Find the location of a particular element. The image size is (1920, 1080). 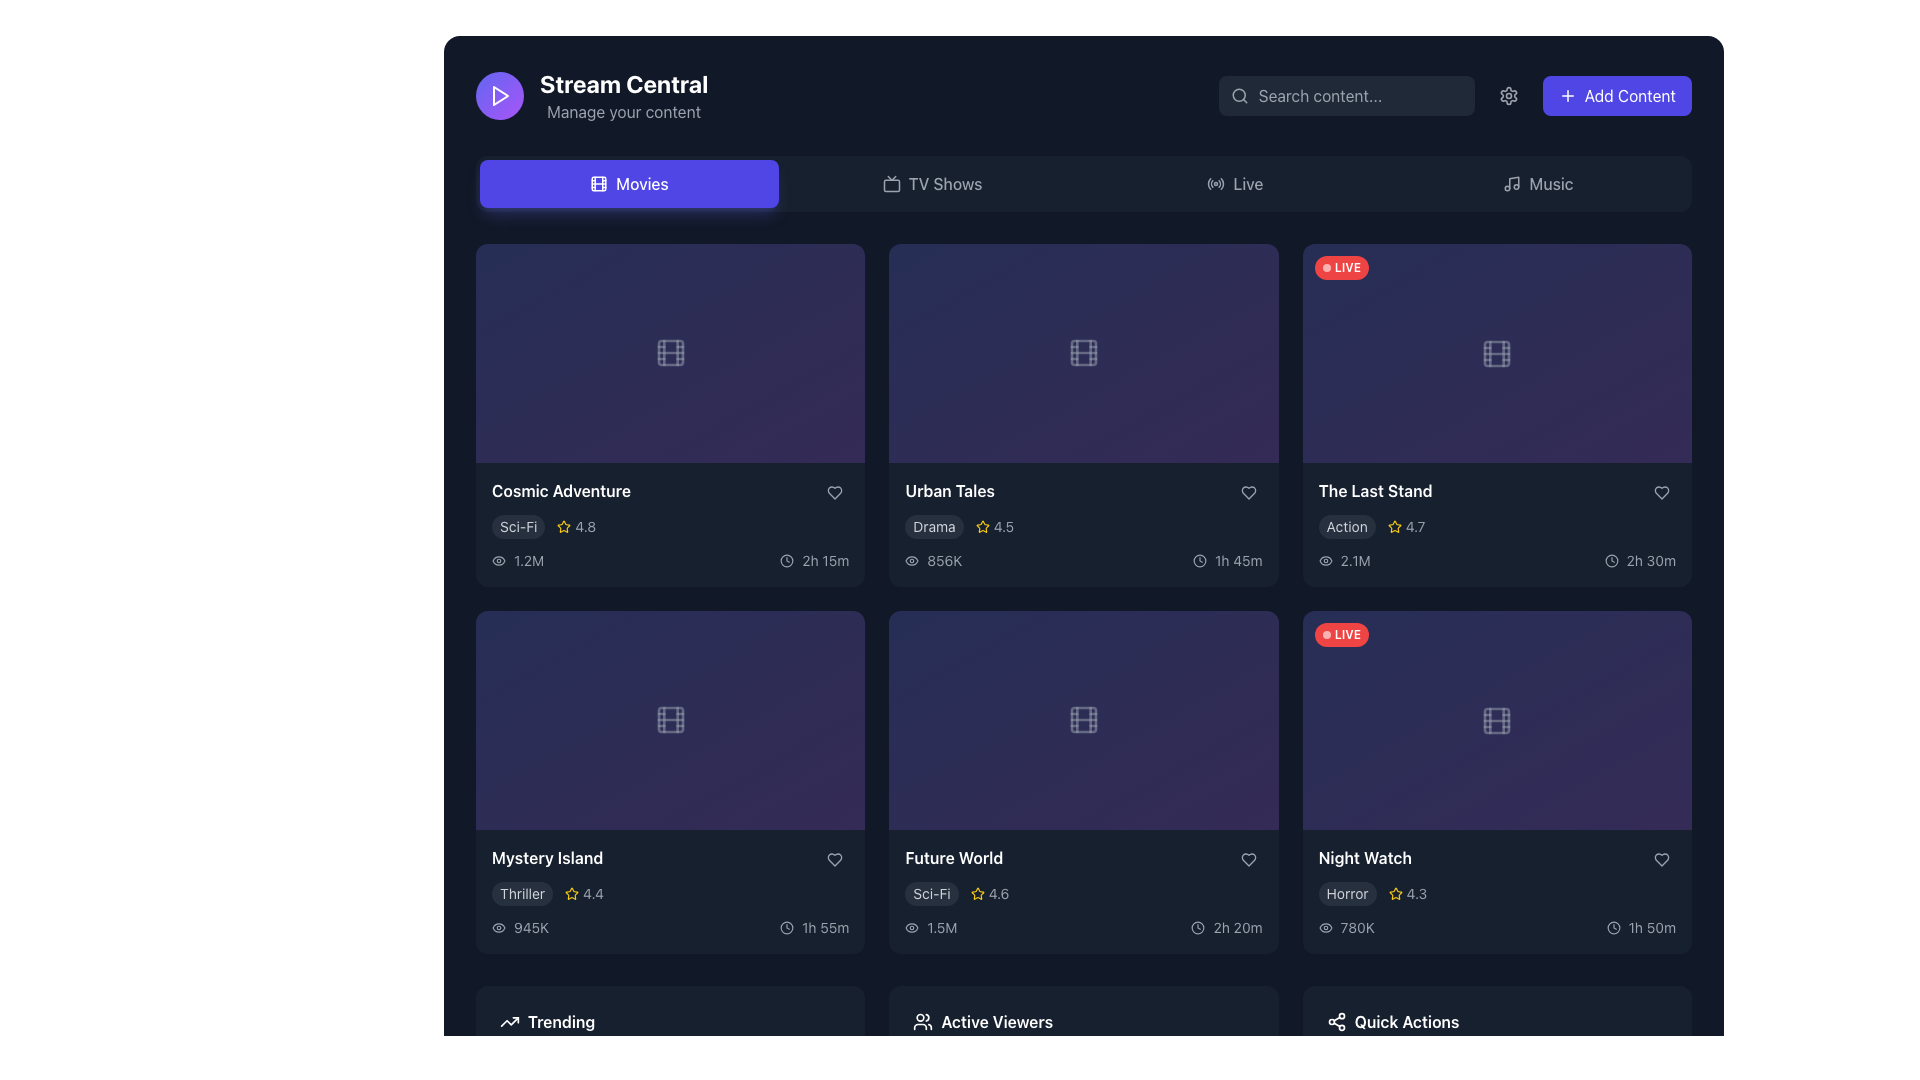

the clock icon representing the duration of the movie 'Urban Tales', located to the left of the duration text '1h 45m' is located at coordinates (1200, 560).